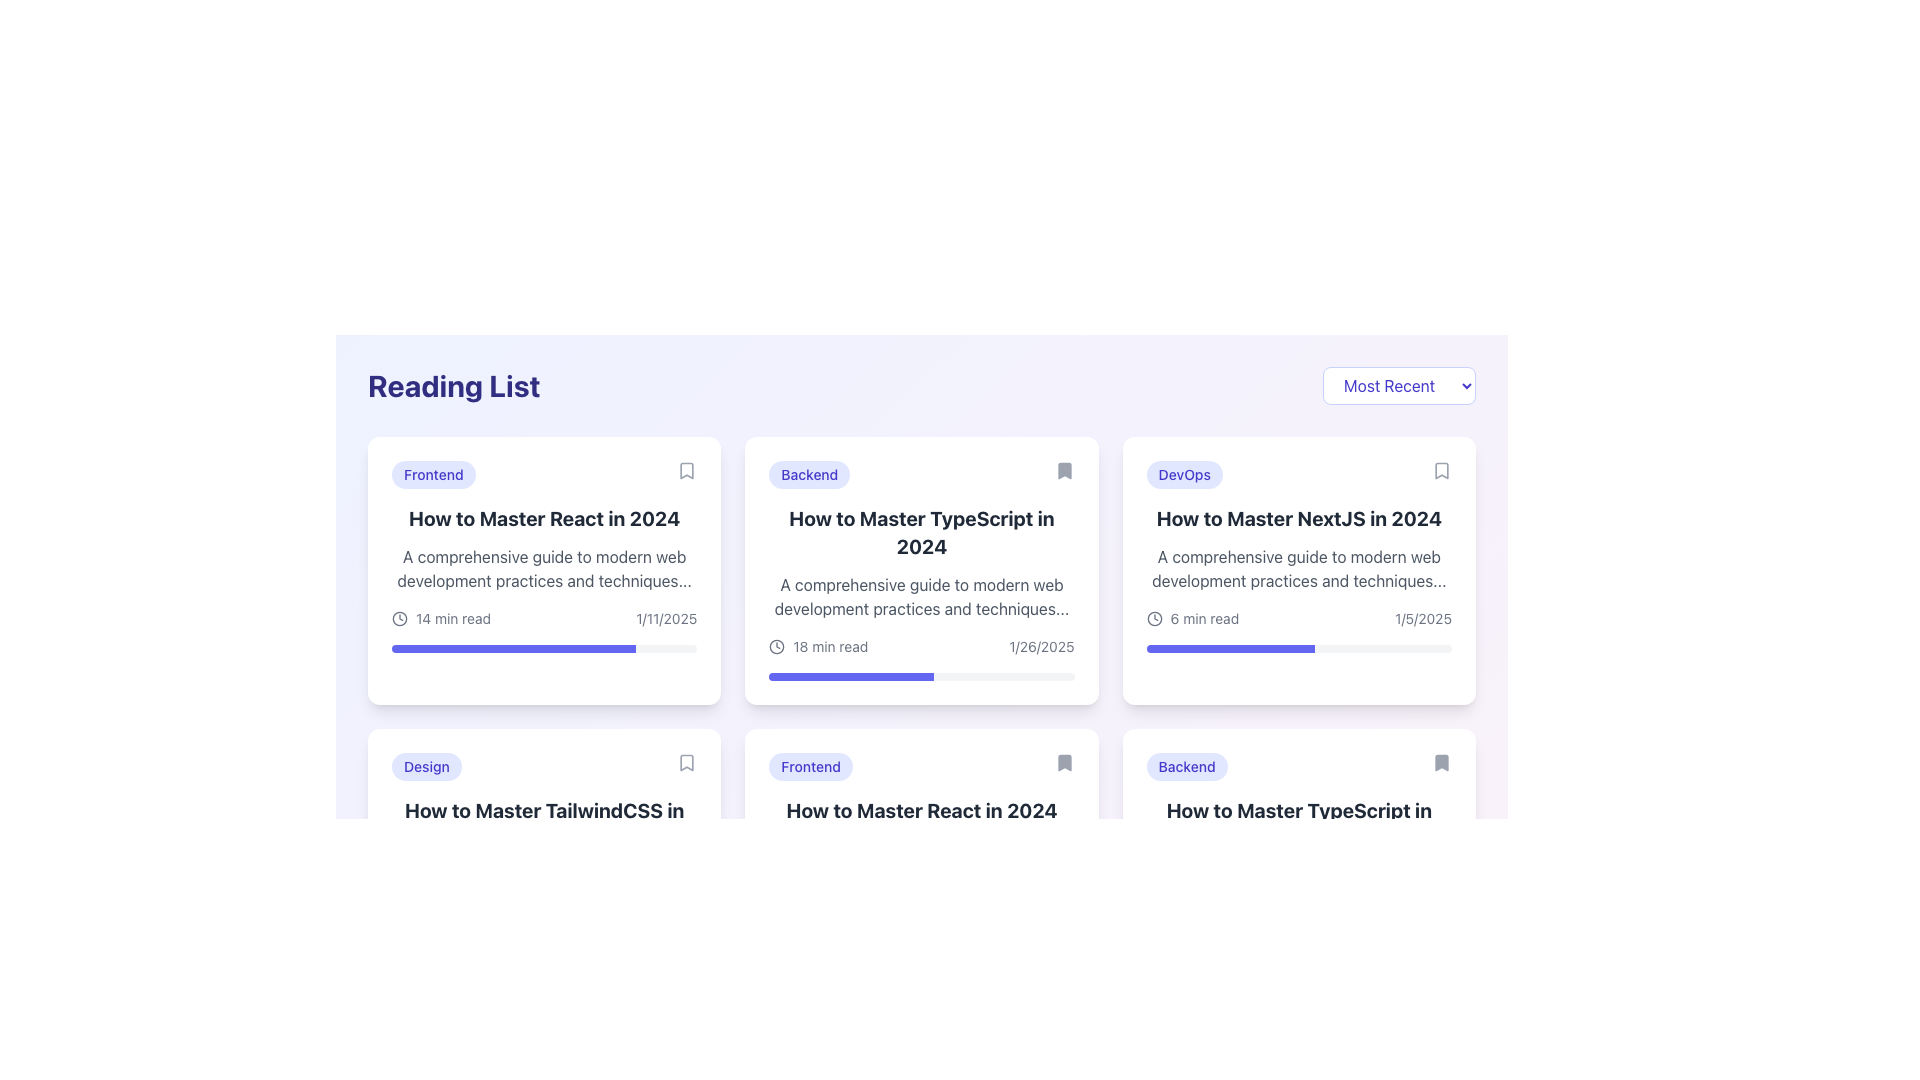 The height and width of the screenshot is (1080, 1920). I want to click on the stylized bookmark icon located at the top-right corner of the 'How to Master TypeScript in 2024' card to change its color to indigo, so click(1441, 763).